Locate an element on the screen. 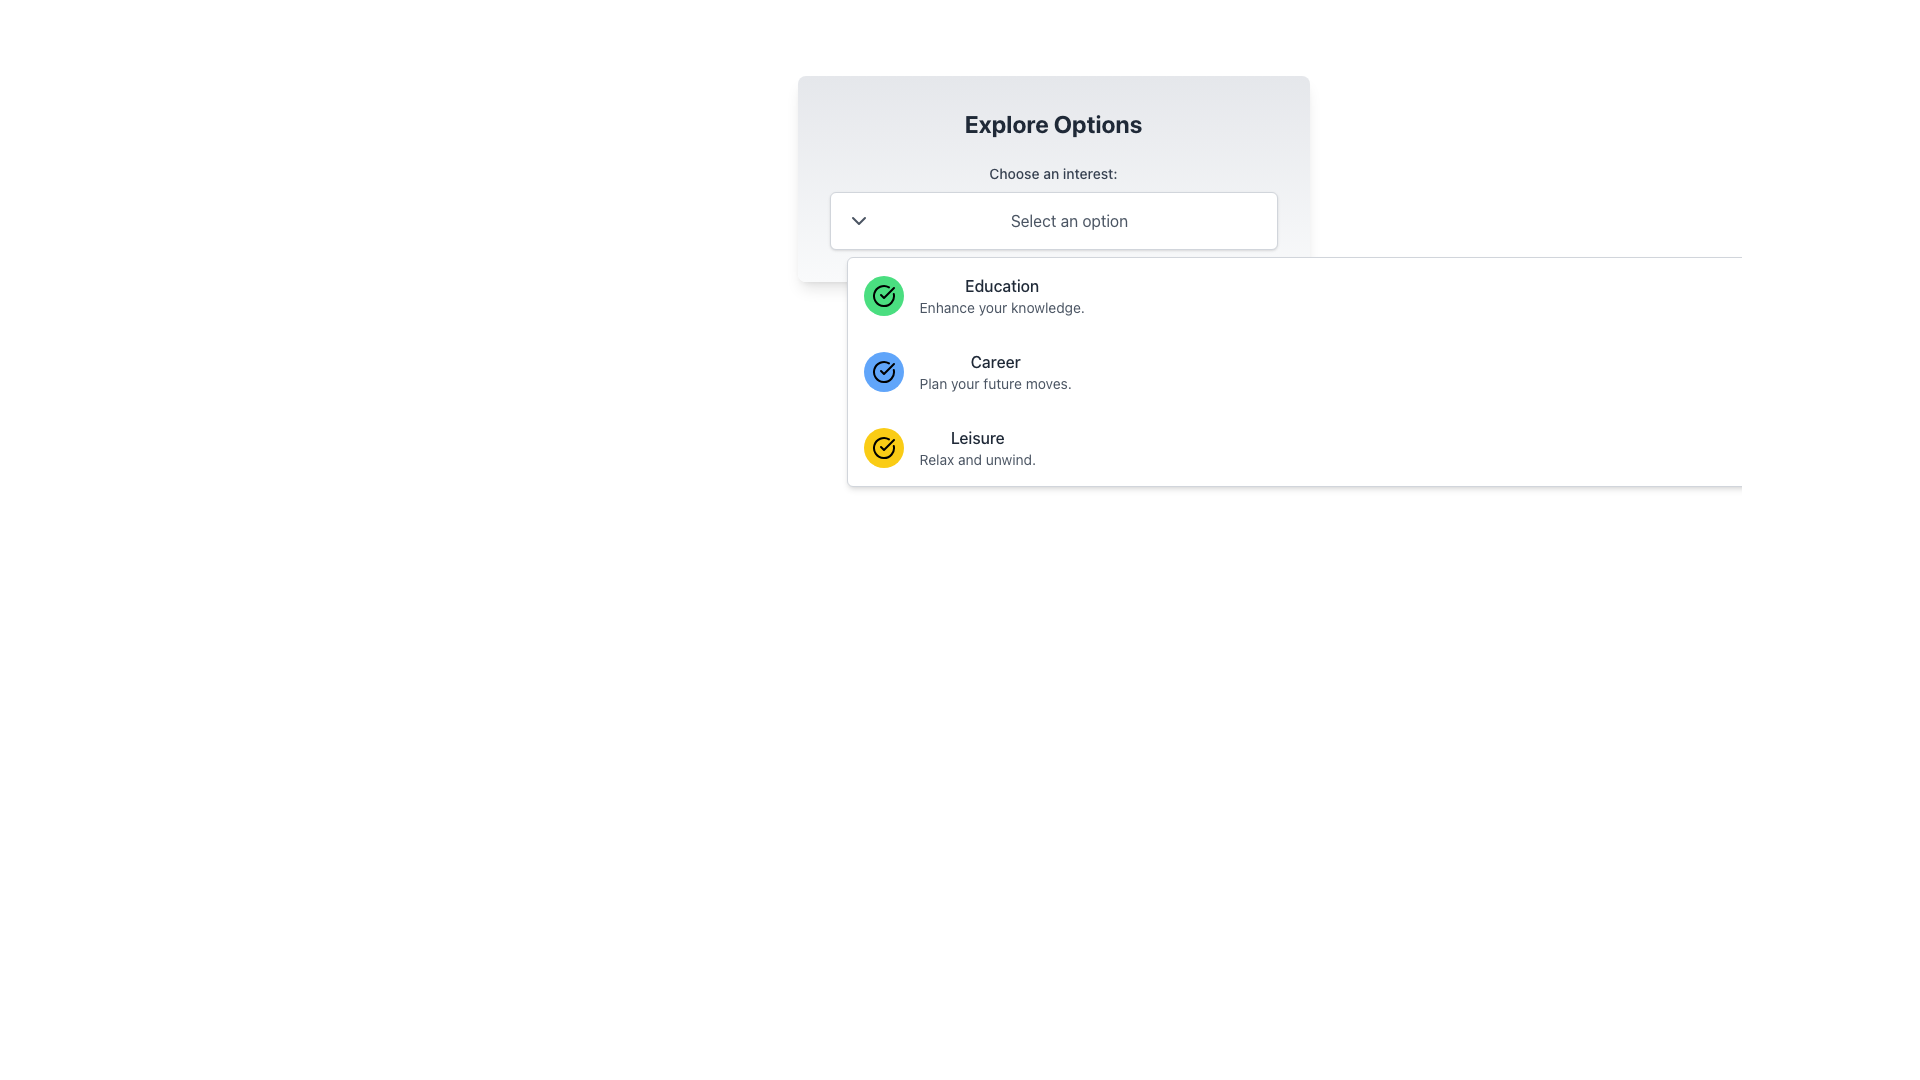  the text label that says 'Choose an interest:' which is positioned above the dropdown menu labeled 'Select an option' is located at coordinates (1052, 172).